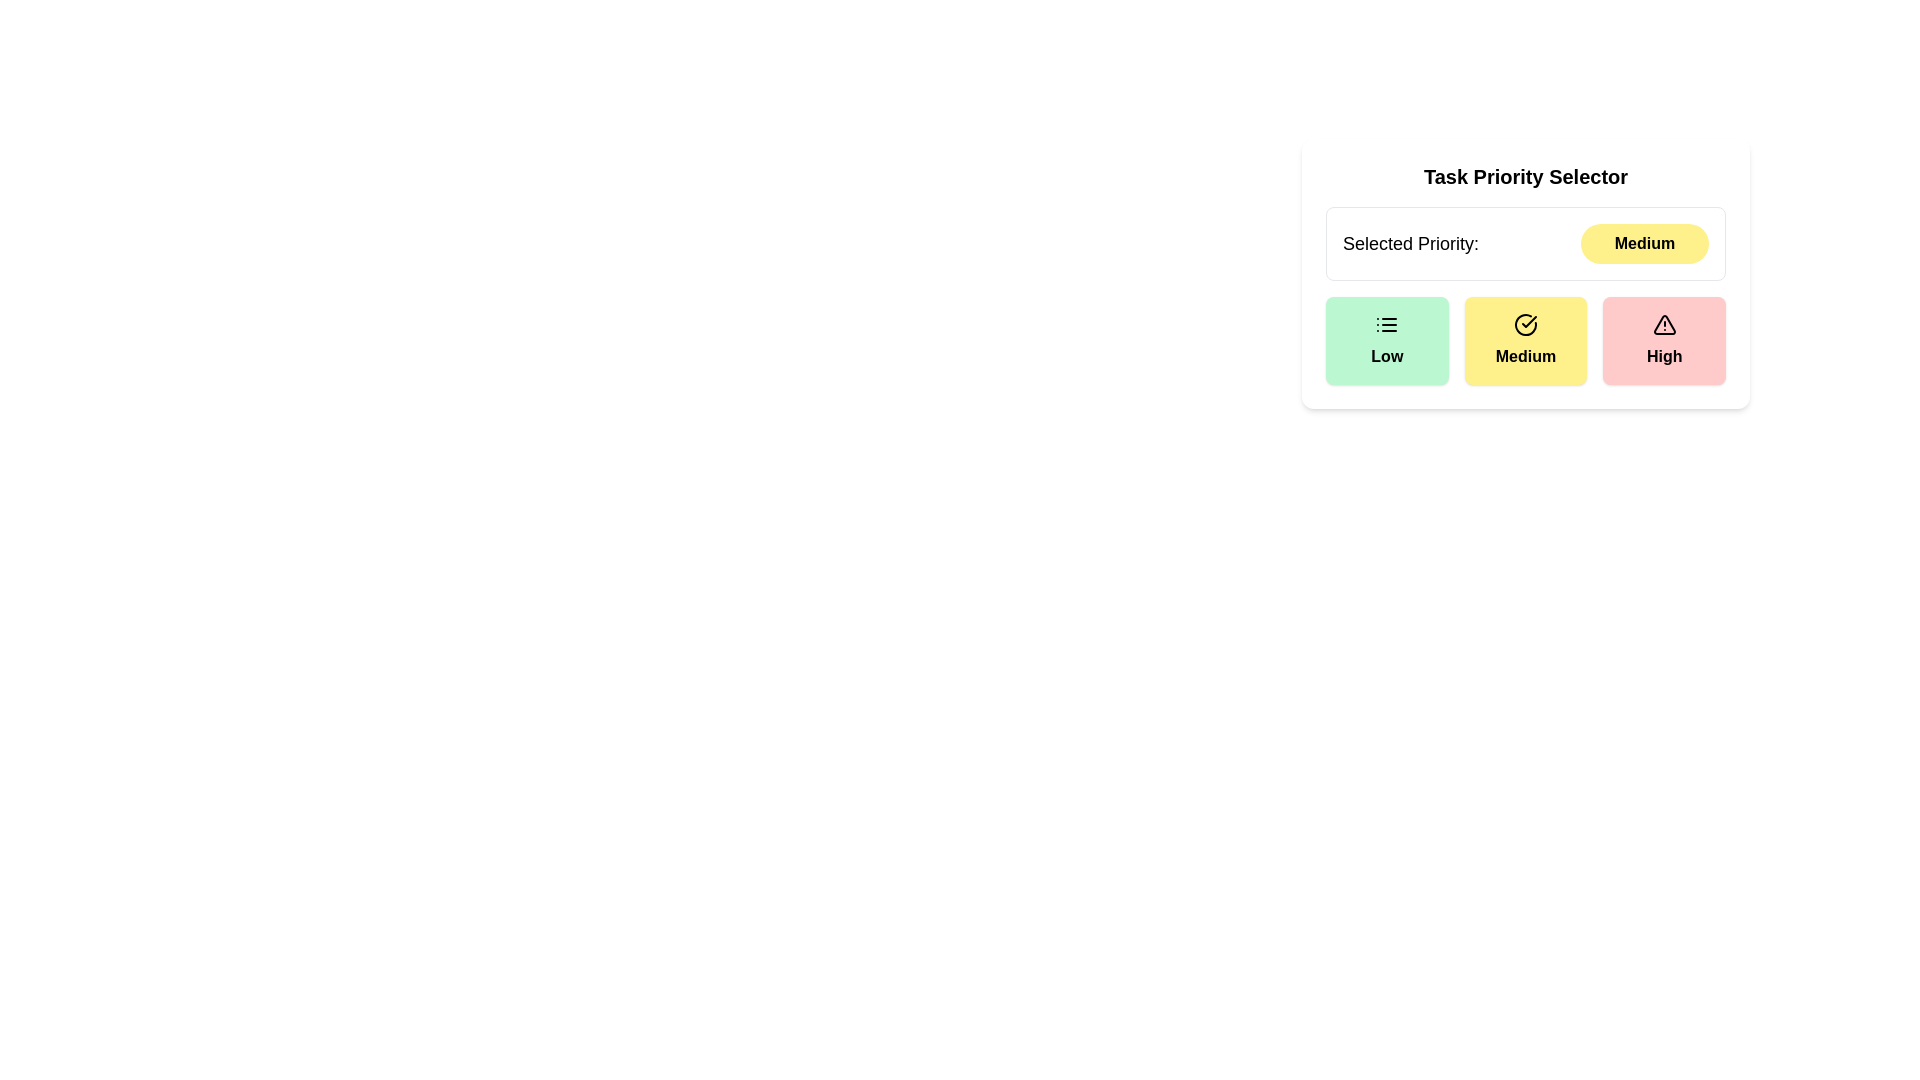  Describe the element at coordinates (1525, 339) in the screenshot. I see `the priority level Medium button` at that location.